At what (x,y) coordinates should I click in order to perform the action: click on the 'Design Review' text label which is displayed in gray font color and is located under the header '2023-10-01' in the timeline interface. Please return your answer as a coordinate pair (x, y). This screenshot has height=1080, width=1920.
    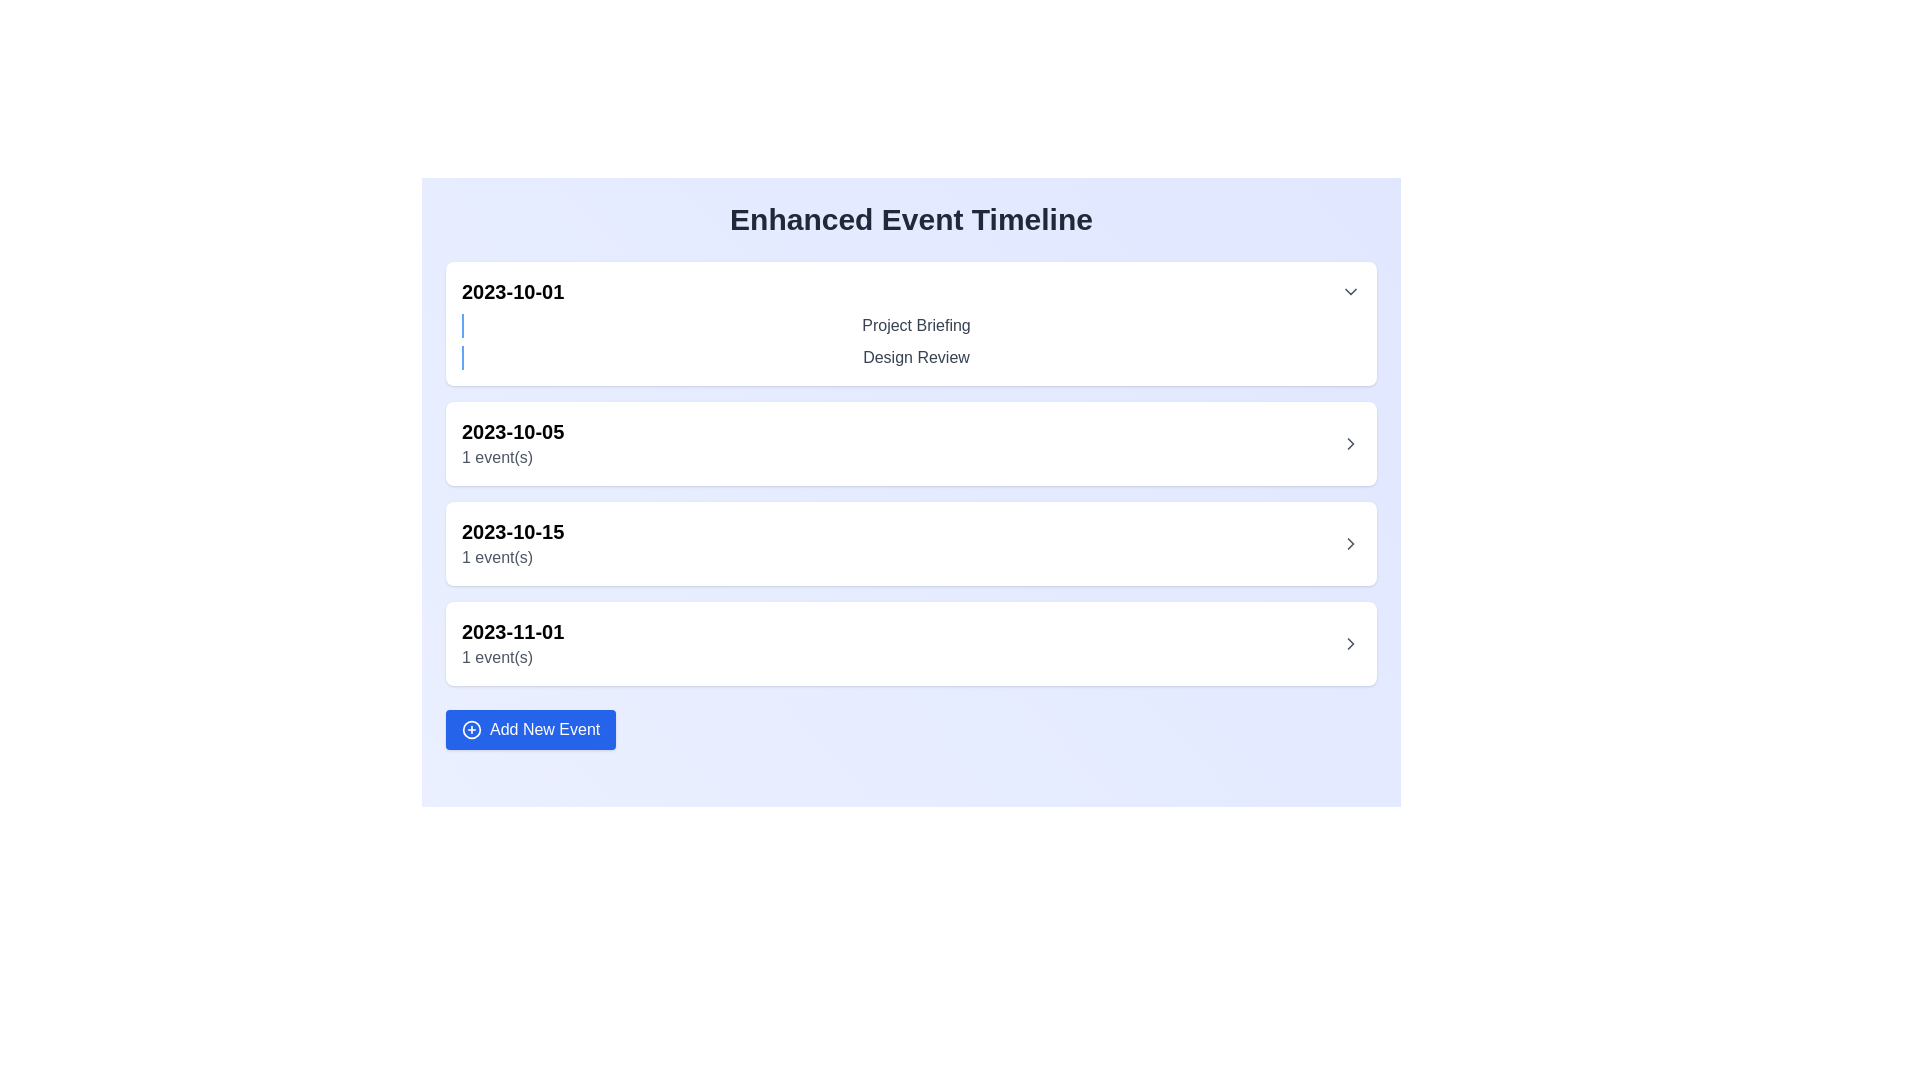
    Looking at the image, I should click on (915, 357).